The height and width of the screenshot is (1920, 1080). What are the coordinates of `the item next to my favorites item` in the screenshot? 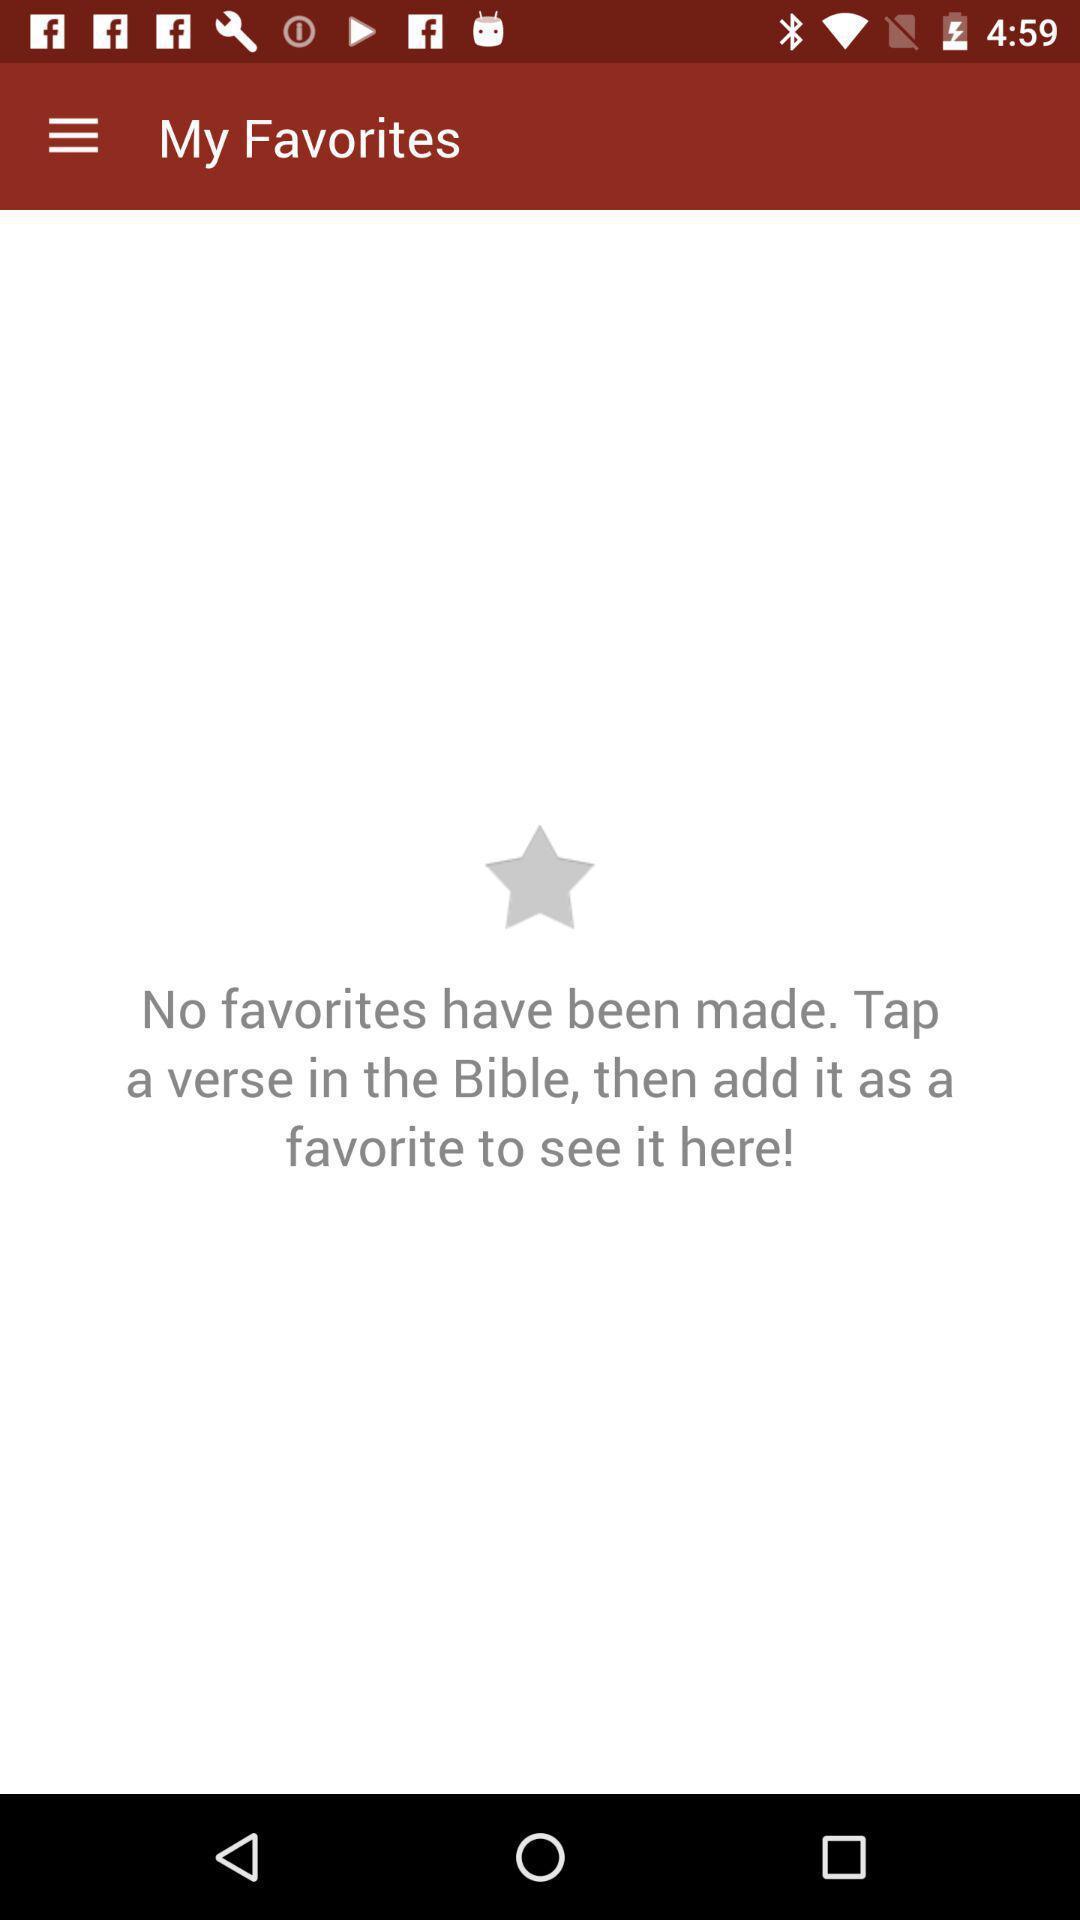 It's located at (72, 135).